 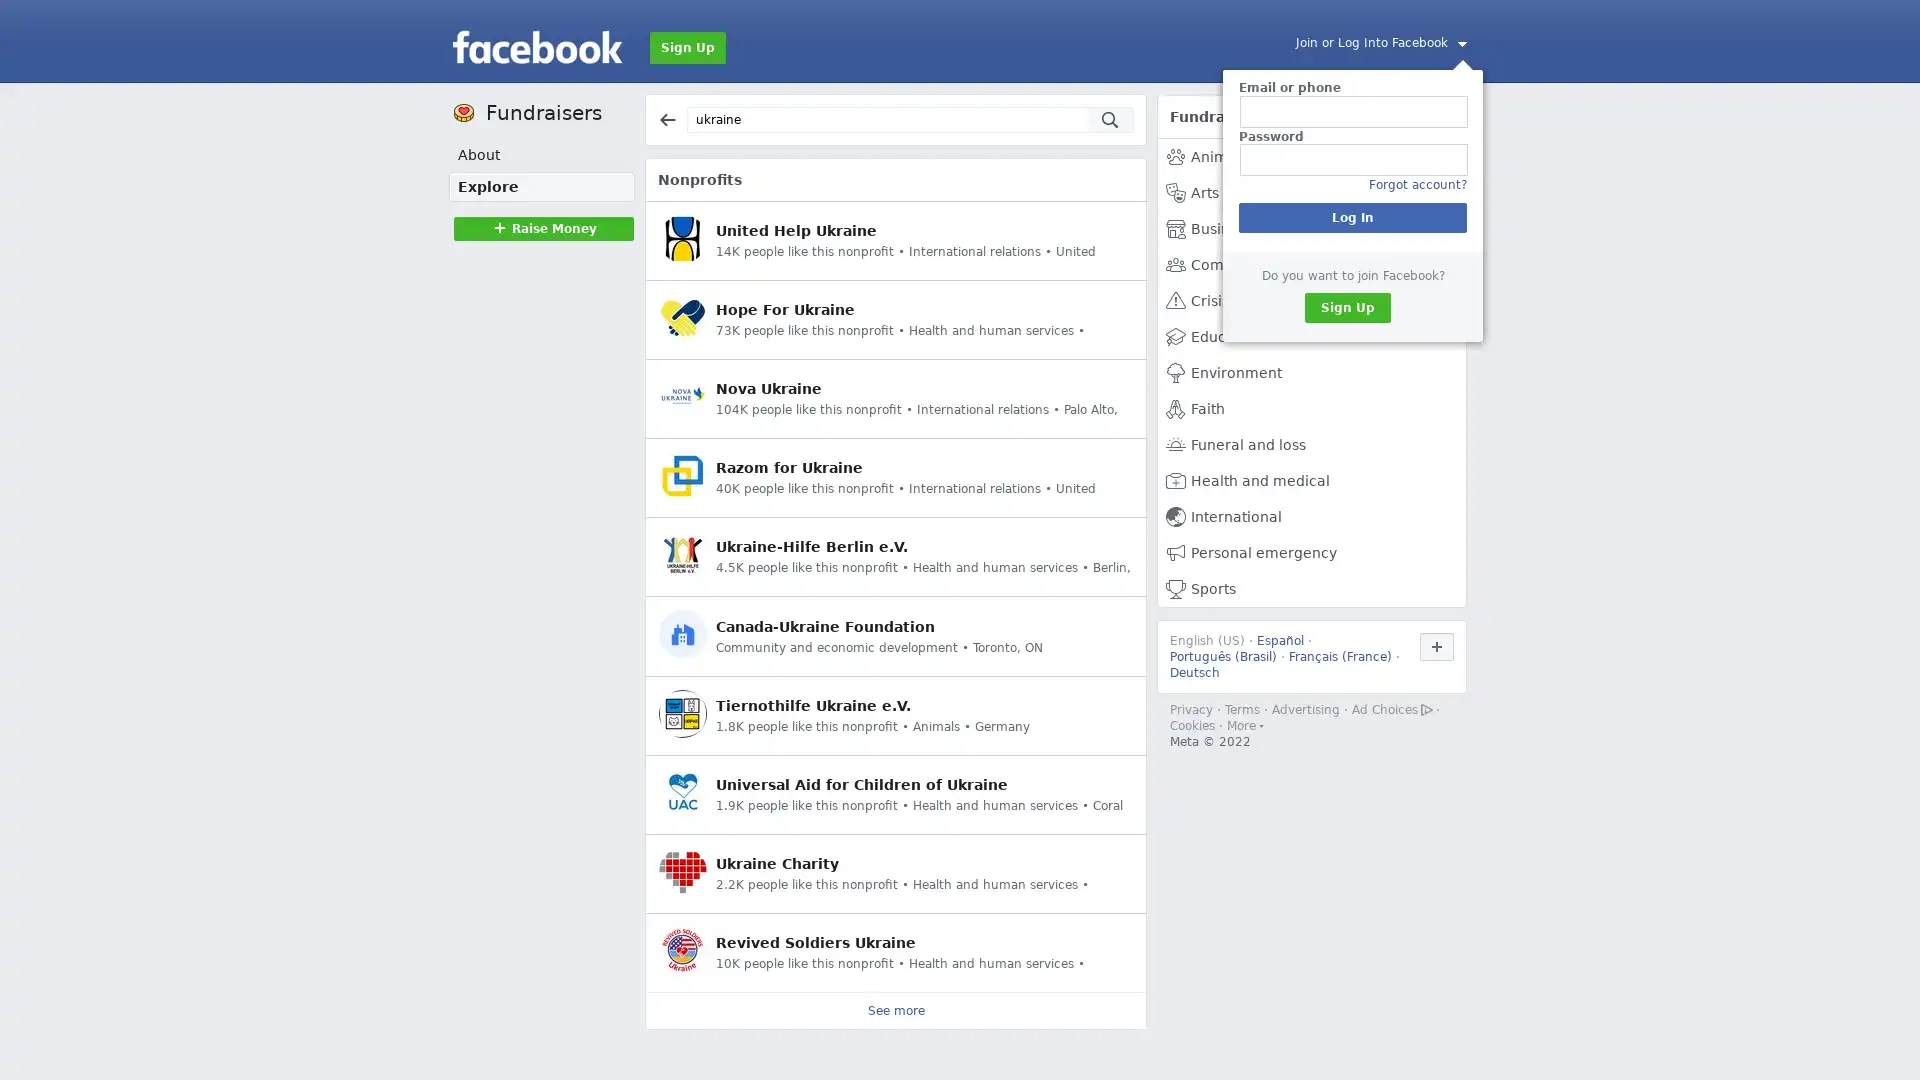 What do you see at coordinates (895, 636) in the screenshot?
I see `Canada-Ukraine Foundation Community and economic development  Toronto, ON` at bounding box center [895, 636].